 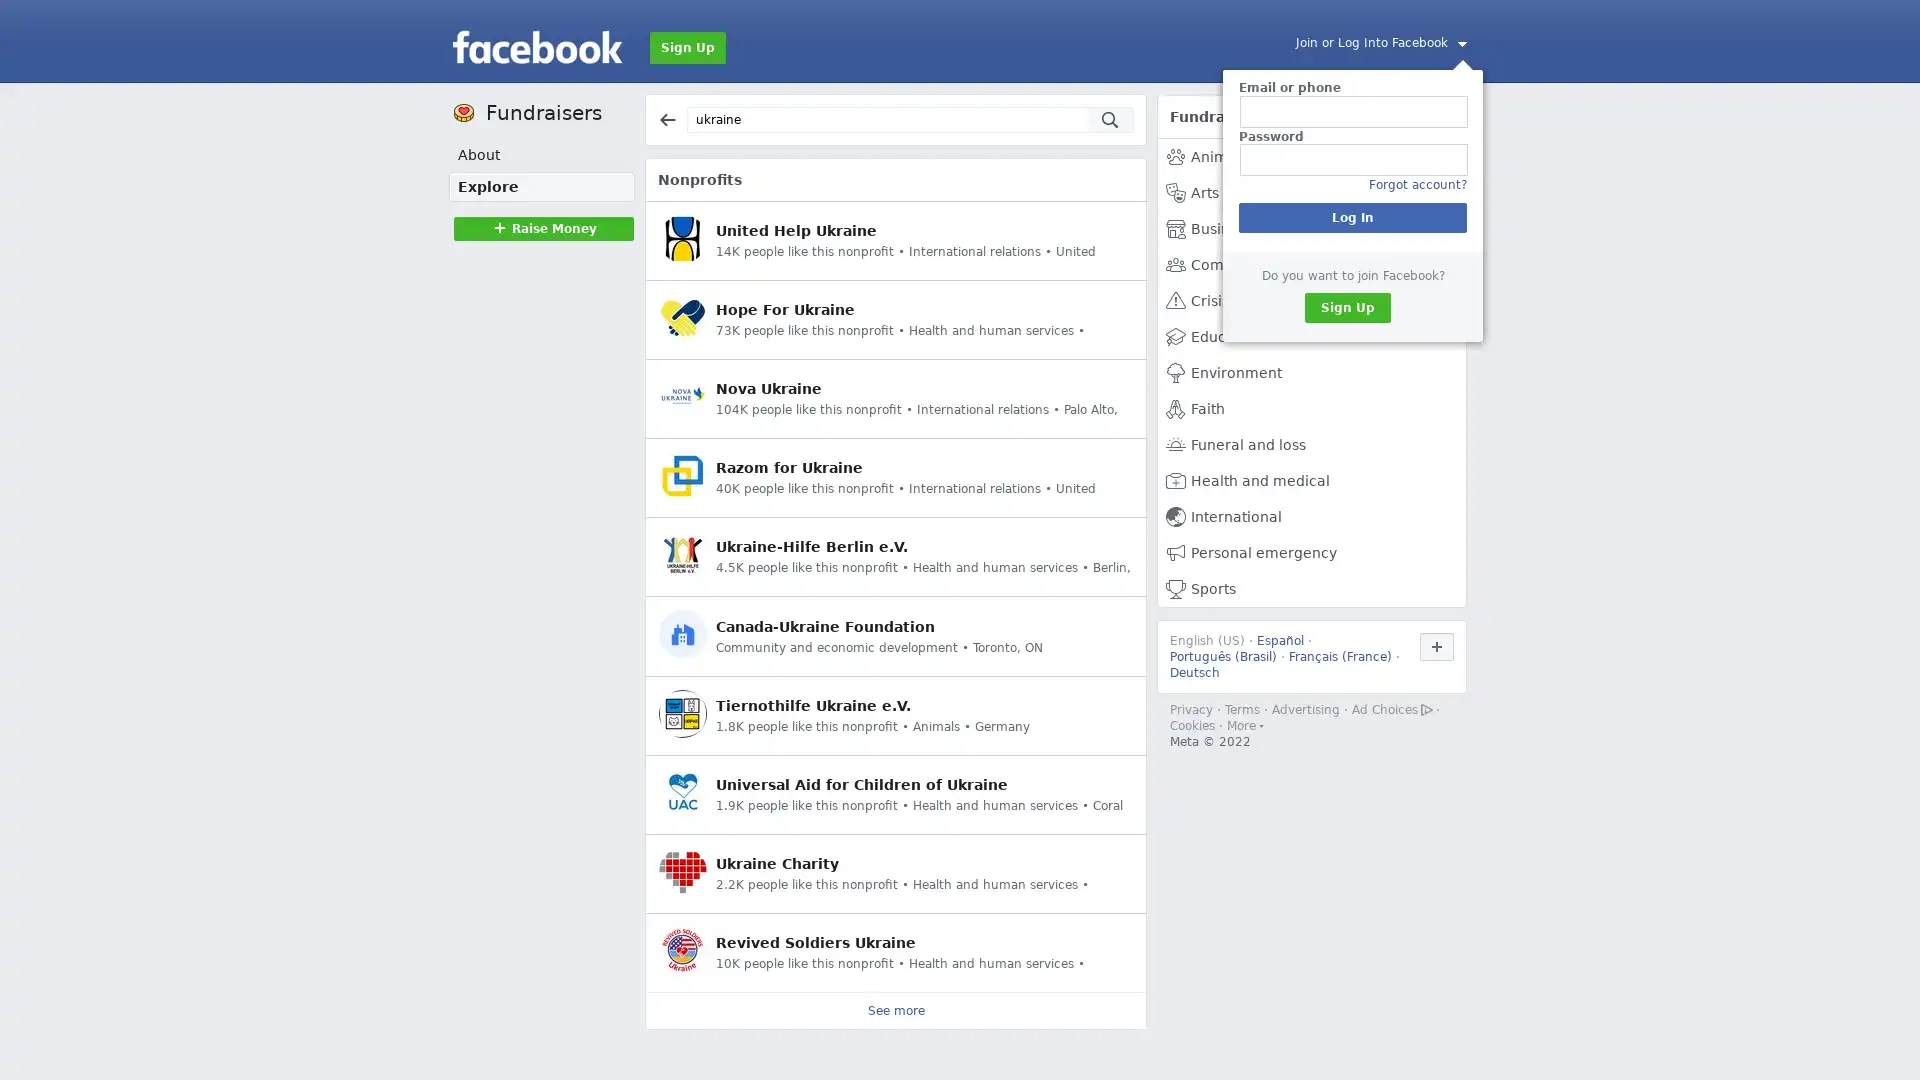 What do you see at coordinates (895, 636) in the screenshot?
I see `Canada-Ukraine Foundation Community and economic development  Toronto, ON` at bounding box center [895, 636].